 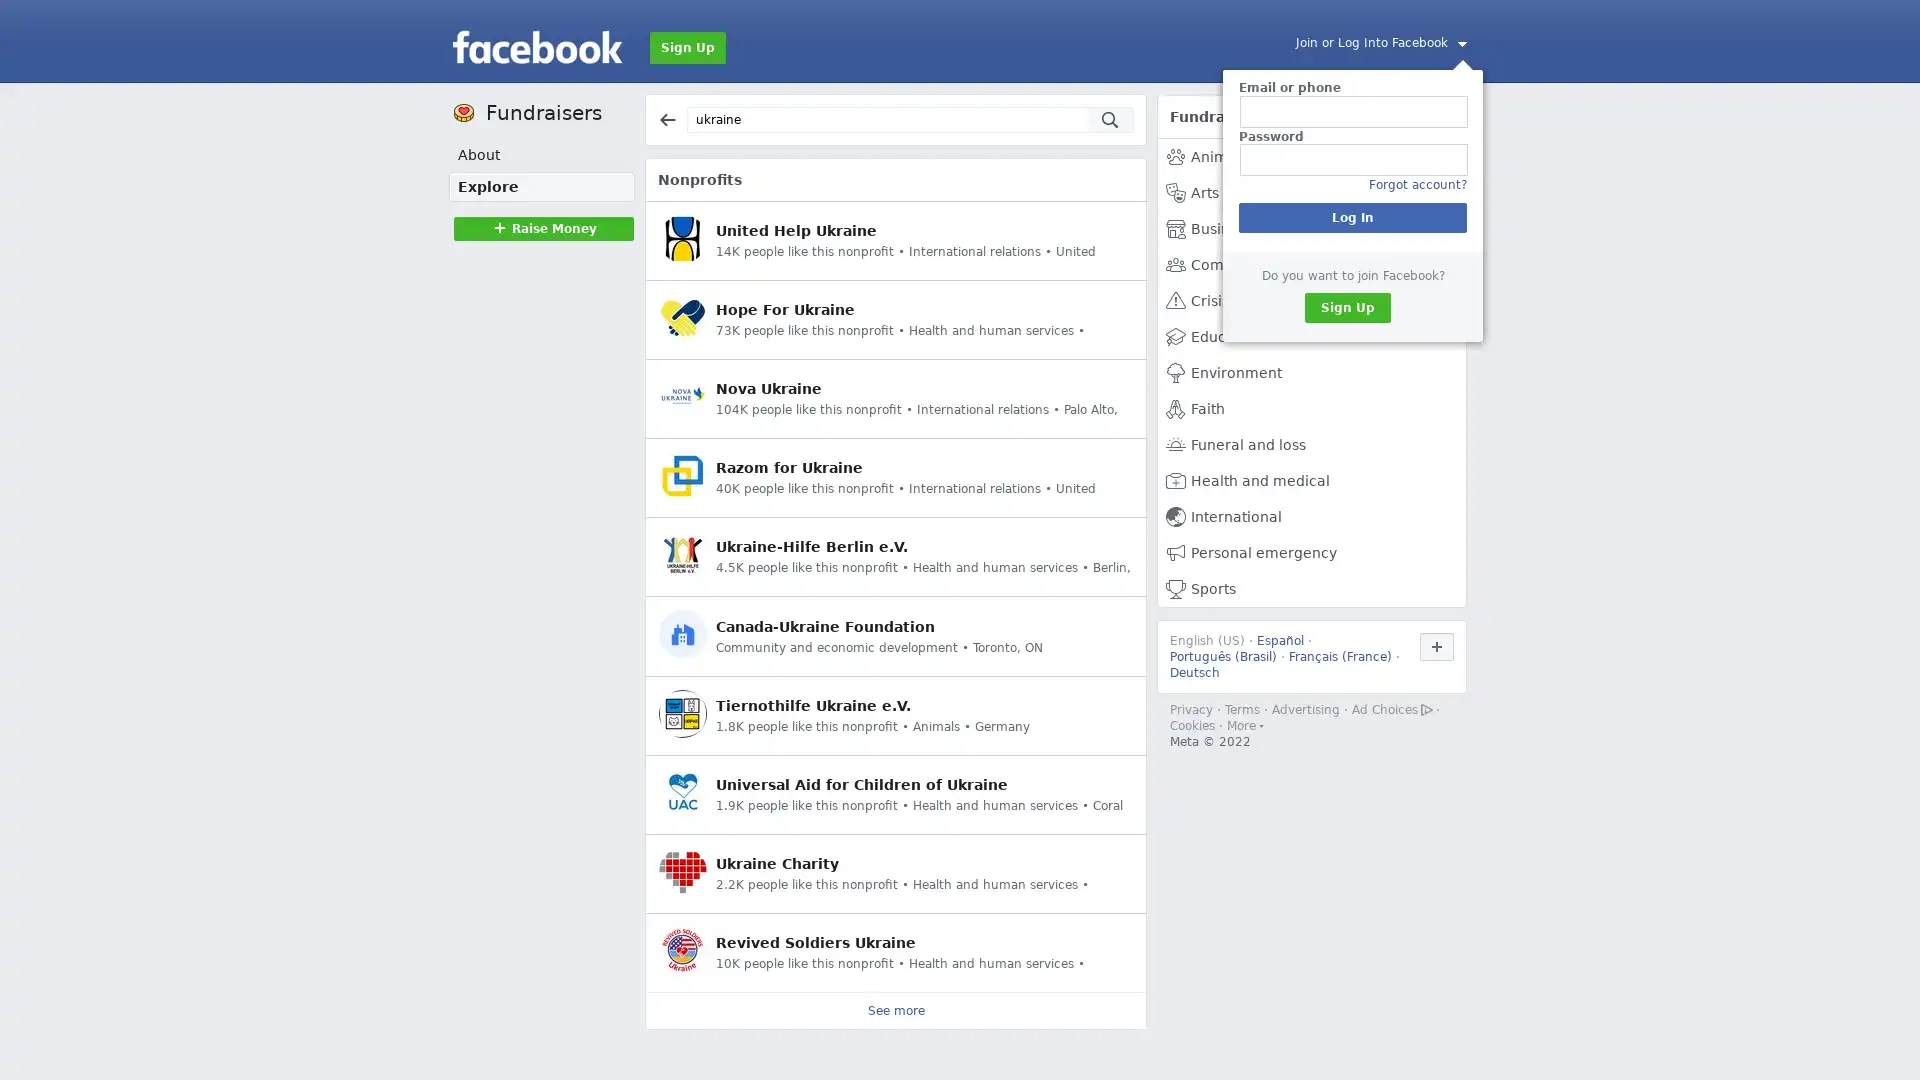 What do you see at coordinates (895, 636) in the screenshot?
I see `Canada-Ukraine Foundation Community and economic development  Toronto, ON` at bounding box center [895, 636].